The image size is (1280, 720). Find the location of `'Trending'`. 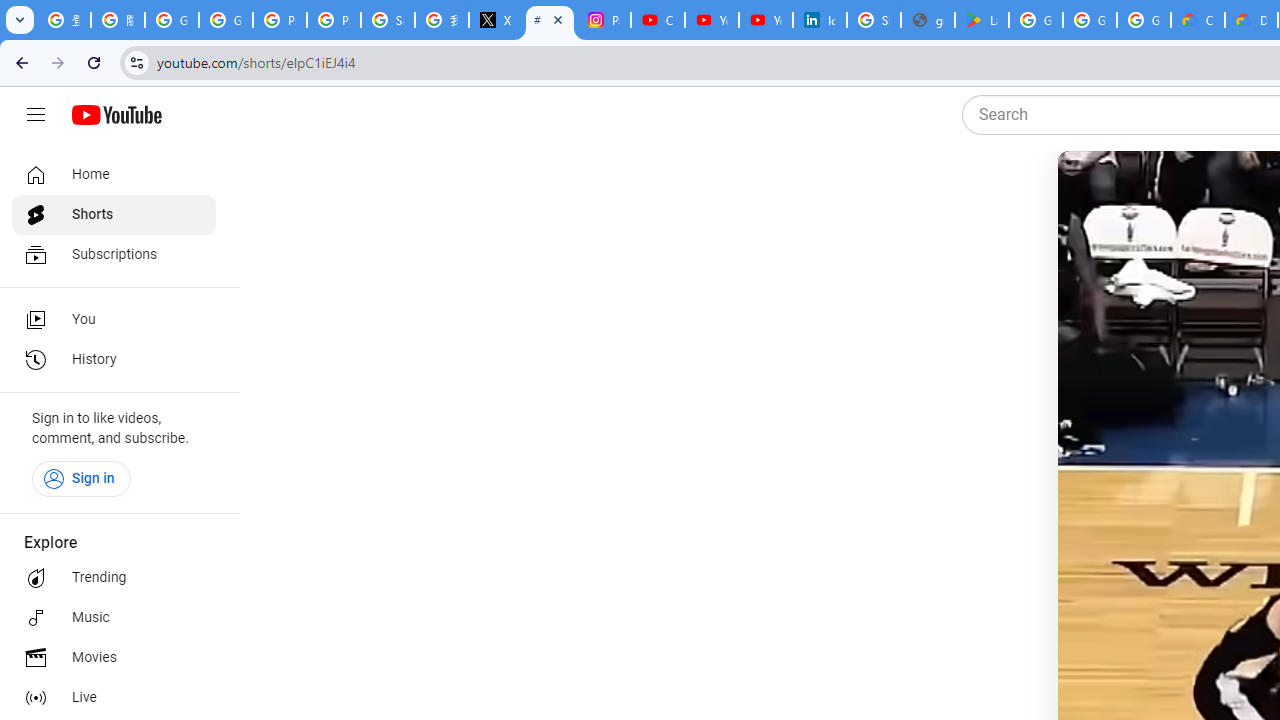

'Trending' is located at coordinates (112, 578).